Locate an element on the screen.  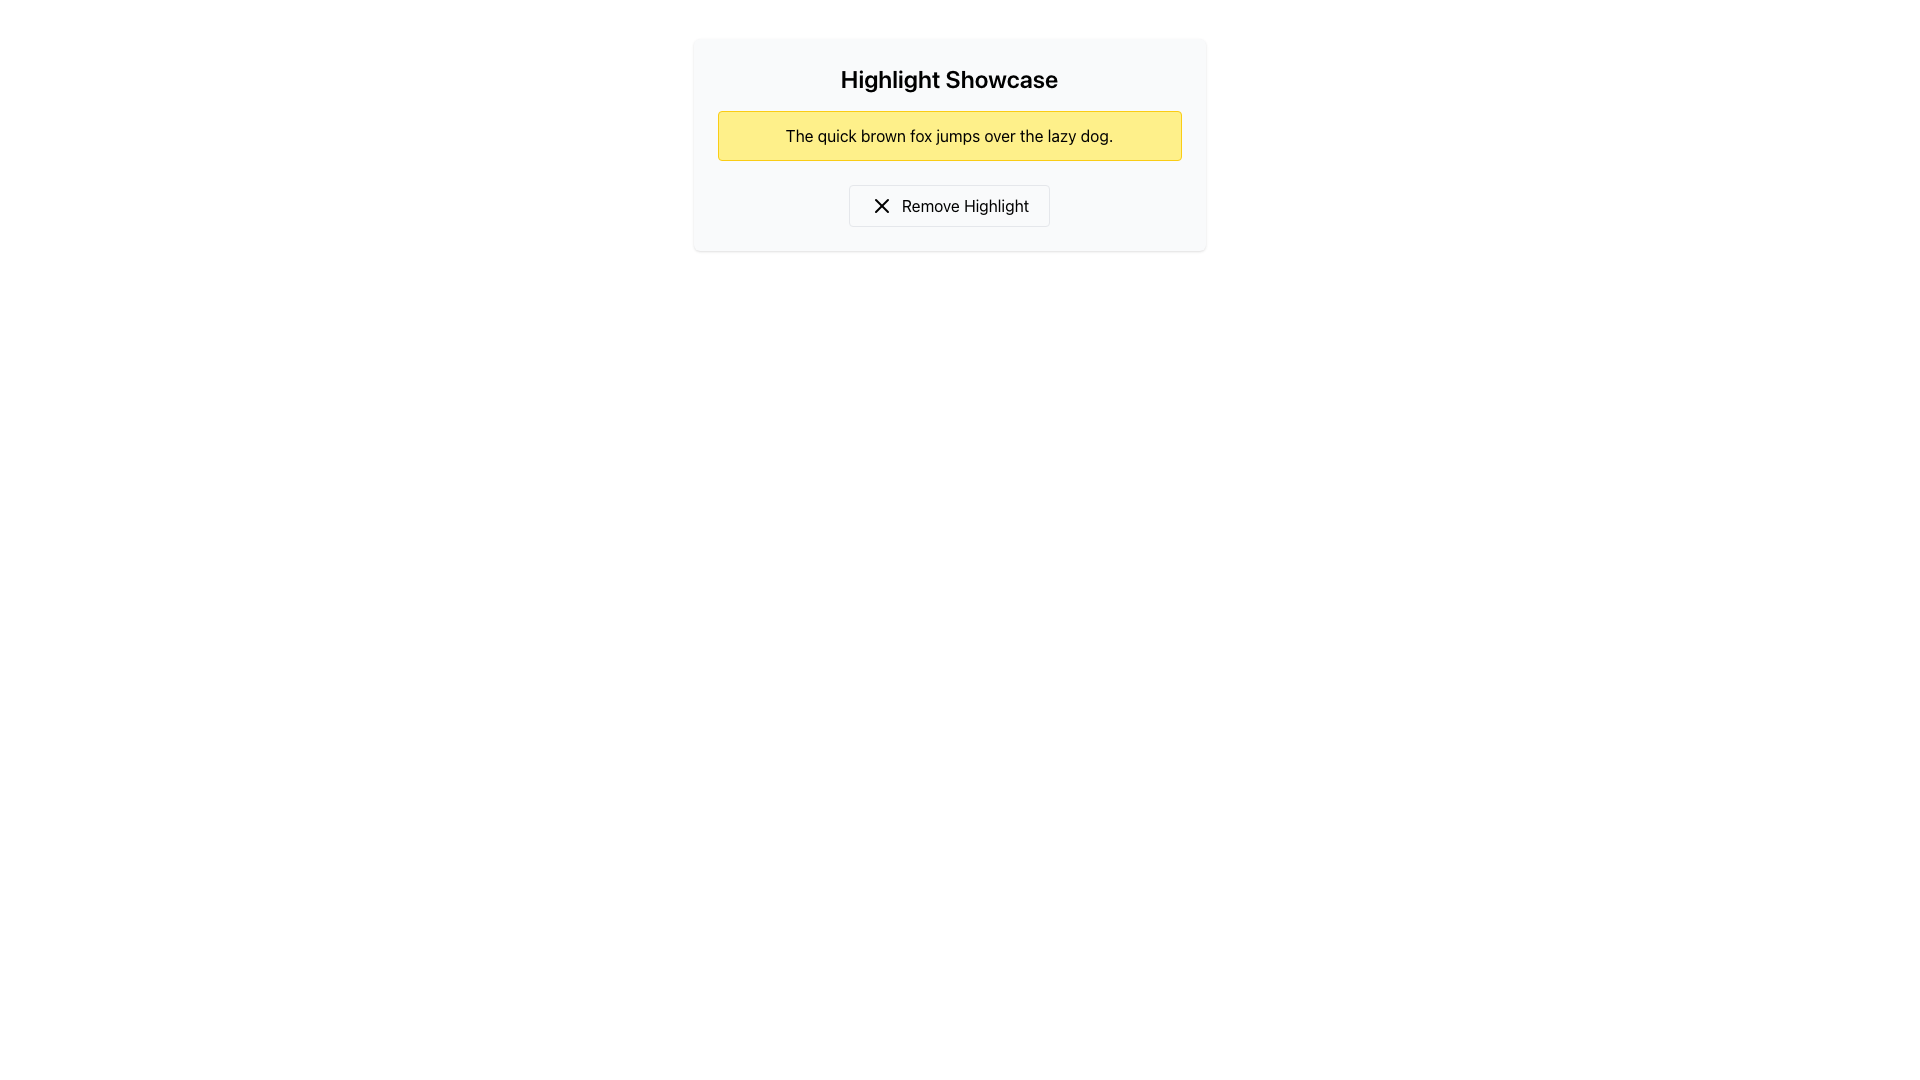
the Text Display Area which has a light yellow background and displays the sentence 'The quick brown fox jumps over the lazy dog.' is located at coordinates (948, 144).